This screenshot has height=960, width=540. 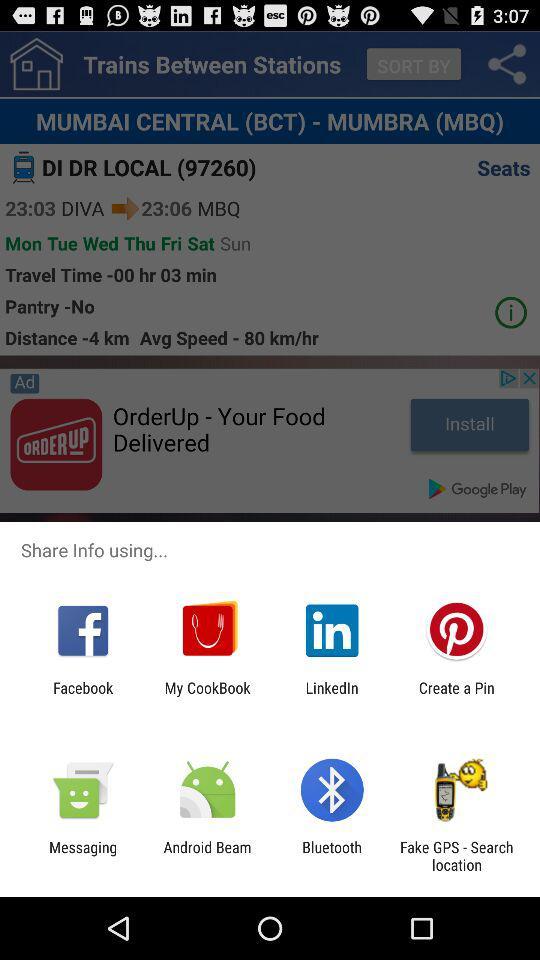 What do you see at coordinates (206, 855) in the screenshot?
I see `the app next to the bluetooth` at bounding box center [206, 855].